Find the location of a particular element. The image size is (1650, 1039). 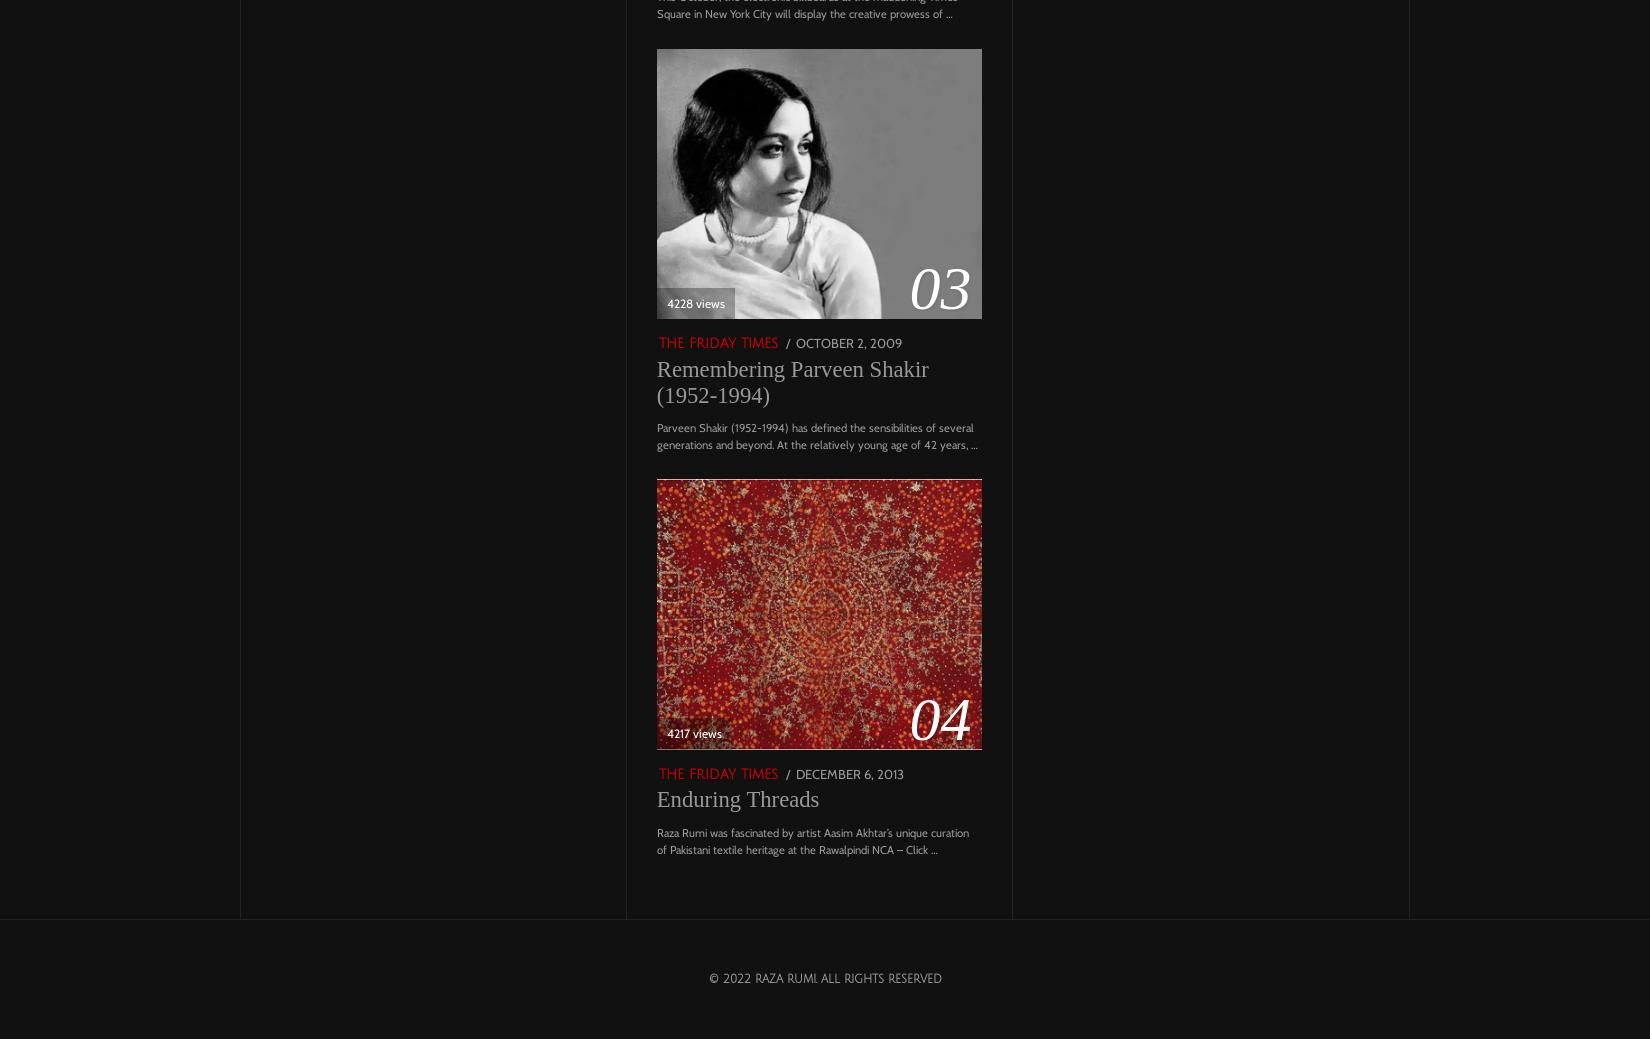

'Parveen Shakir (1952-1994) has defined the sensibilities of several generations and beyond. At the relatively young age of 42 years, …' is located at coordinates (815, 435).